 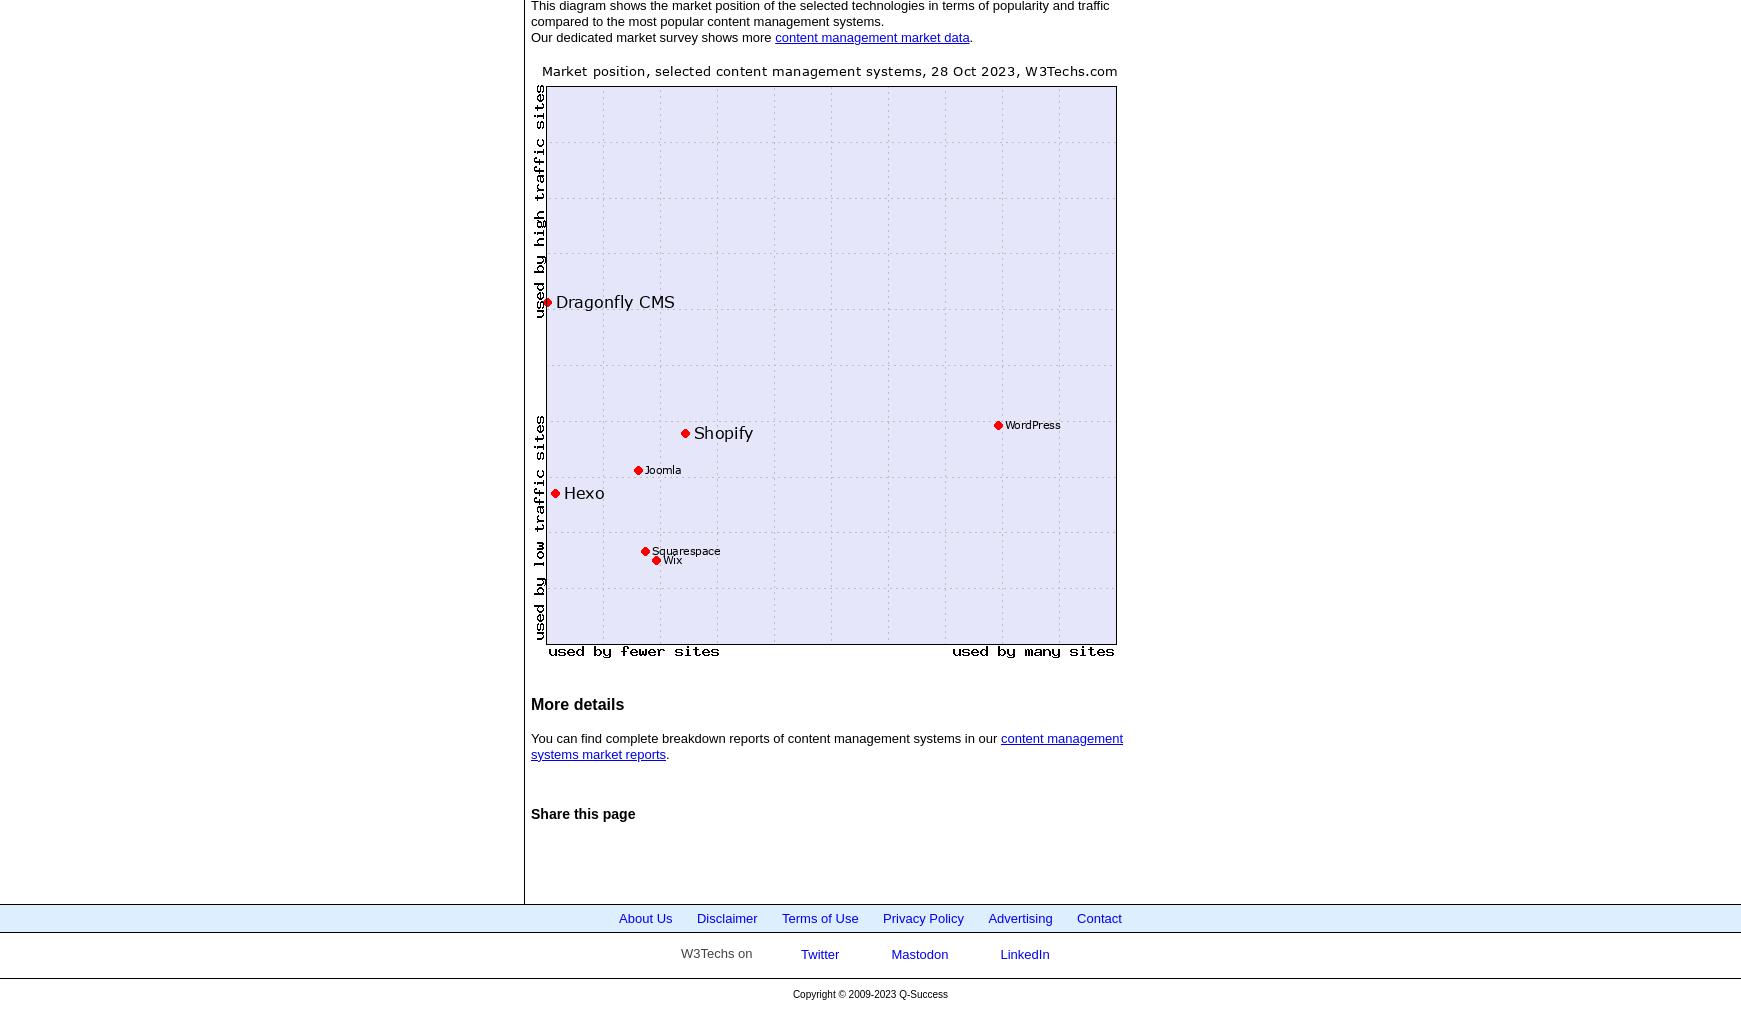 I want to click on 'Share this page', so click(x=583, y=812).